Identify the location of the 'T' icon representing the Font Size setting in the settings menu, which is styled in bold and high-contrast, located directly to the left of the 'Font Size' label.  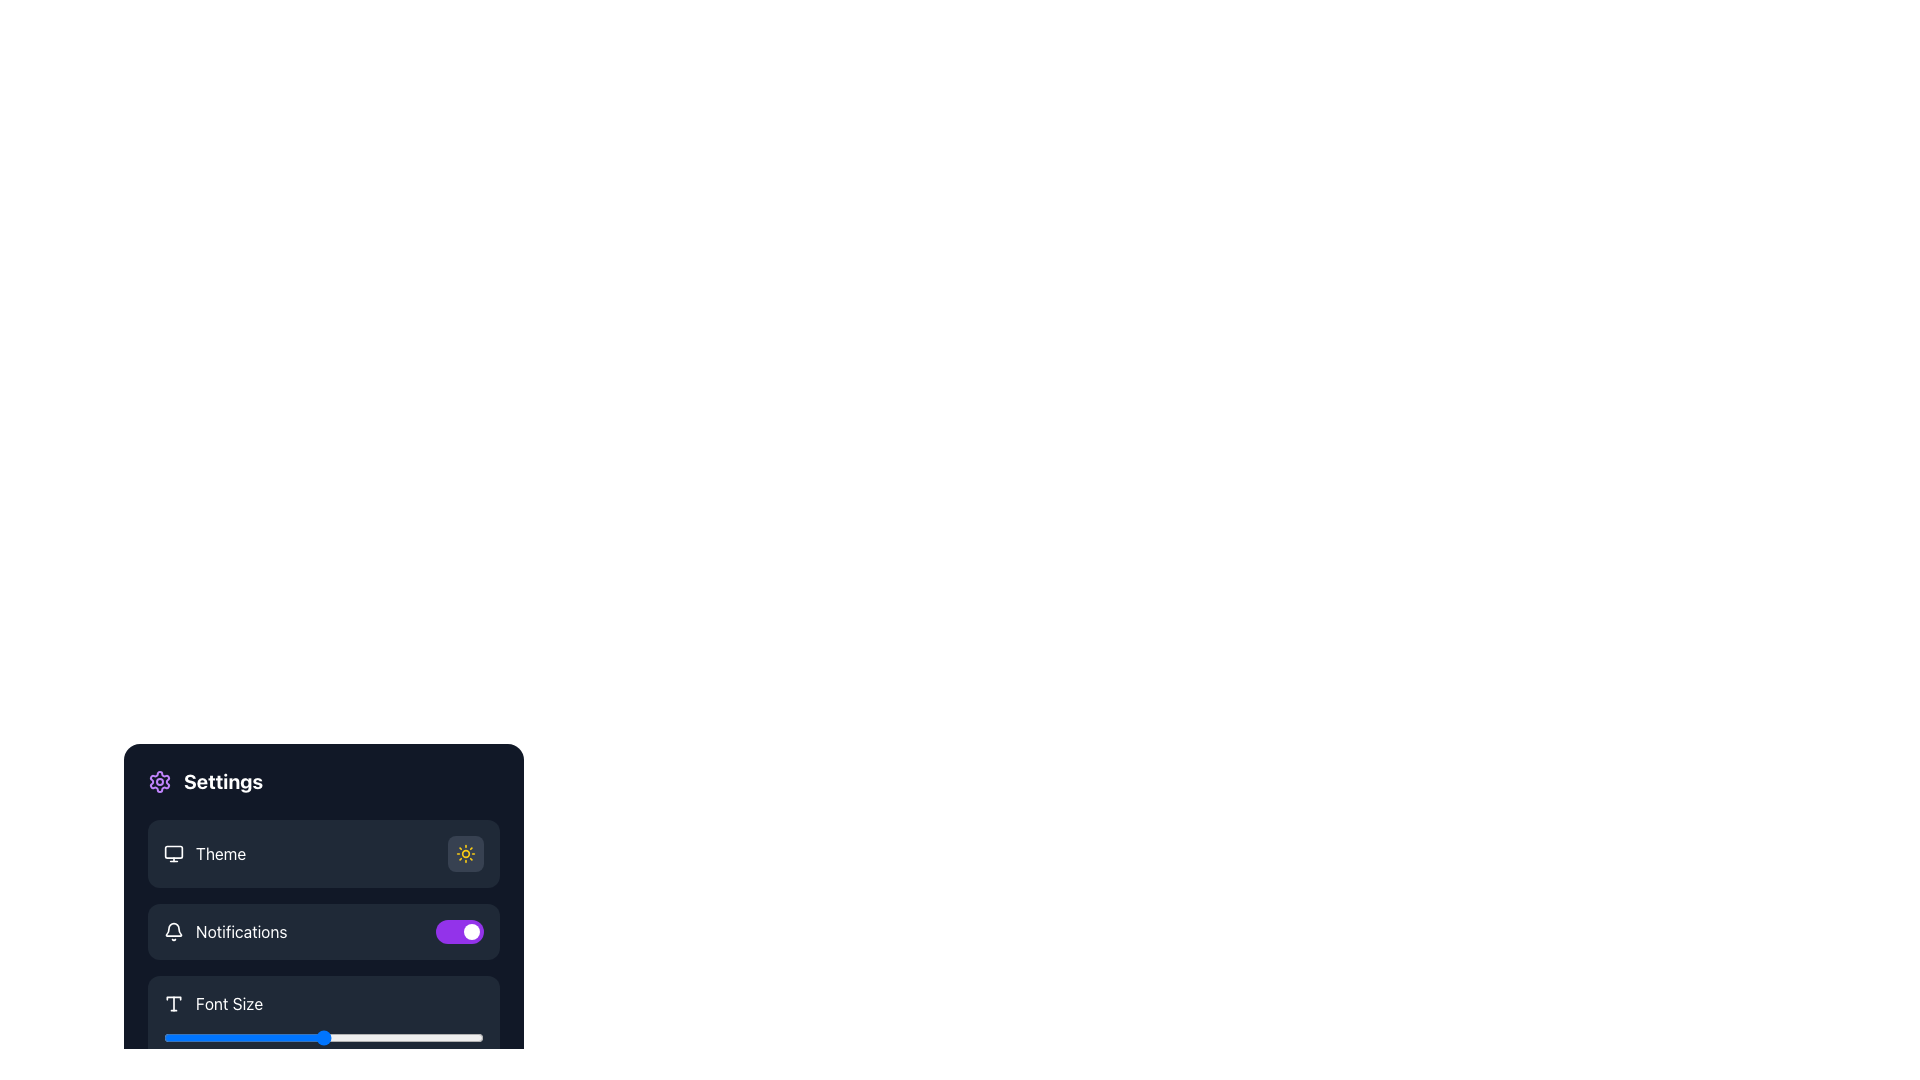
(173, 1003).